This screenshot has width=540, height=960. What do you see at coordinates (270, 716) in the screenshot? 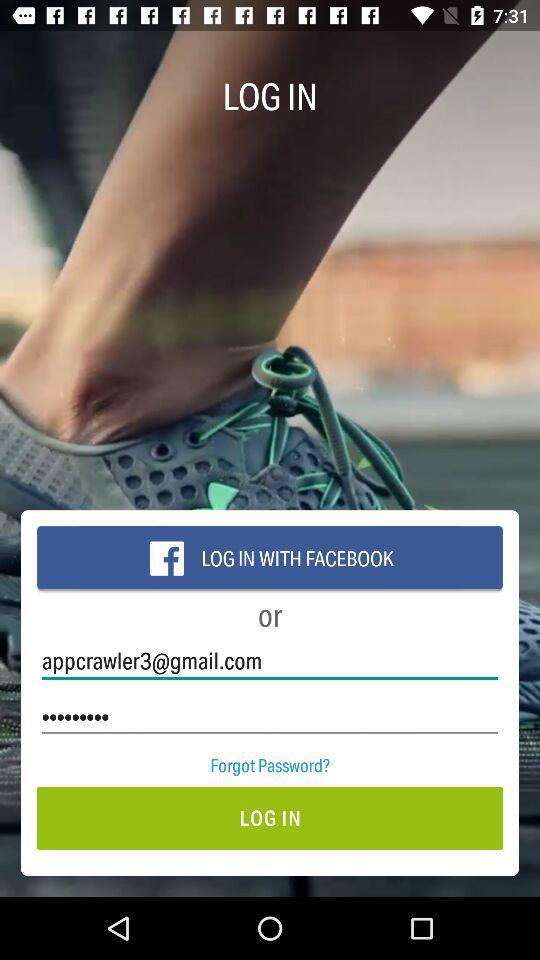
I see `the icon above the forgot password? icon` at bounding box center [270, 716].